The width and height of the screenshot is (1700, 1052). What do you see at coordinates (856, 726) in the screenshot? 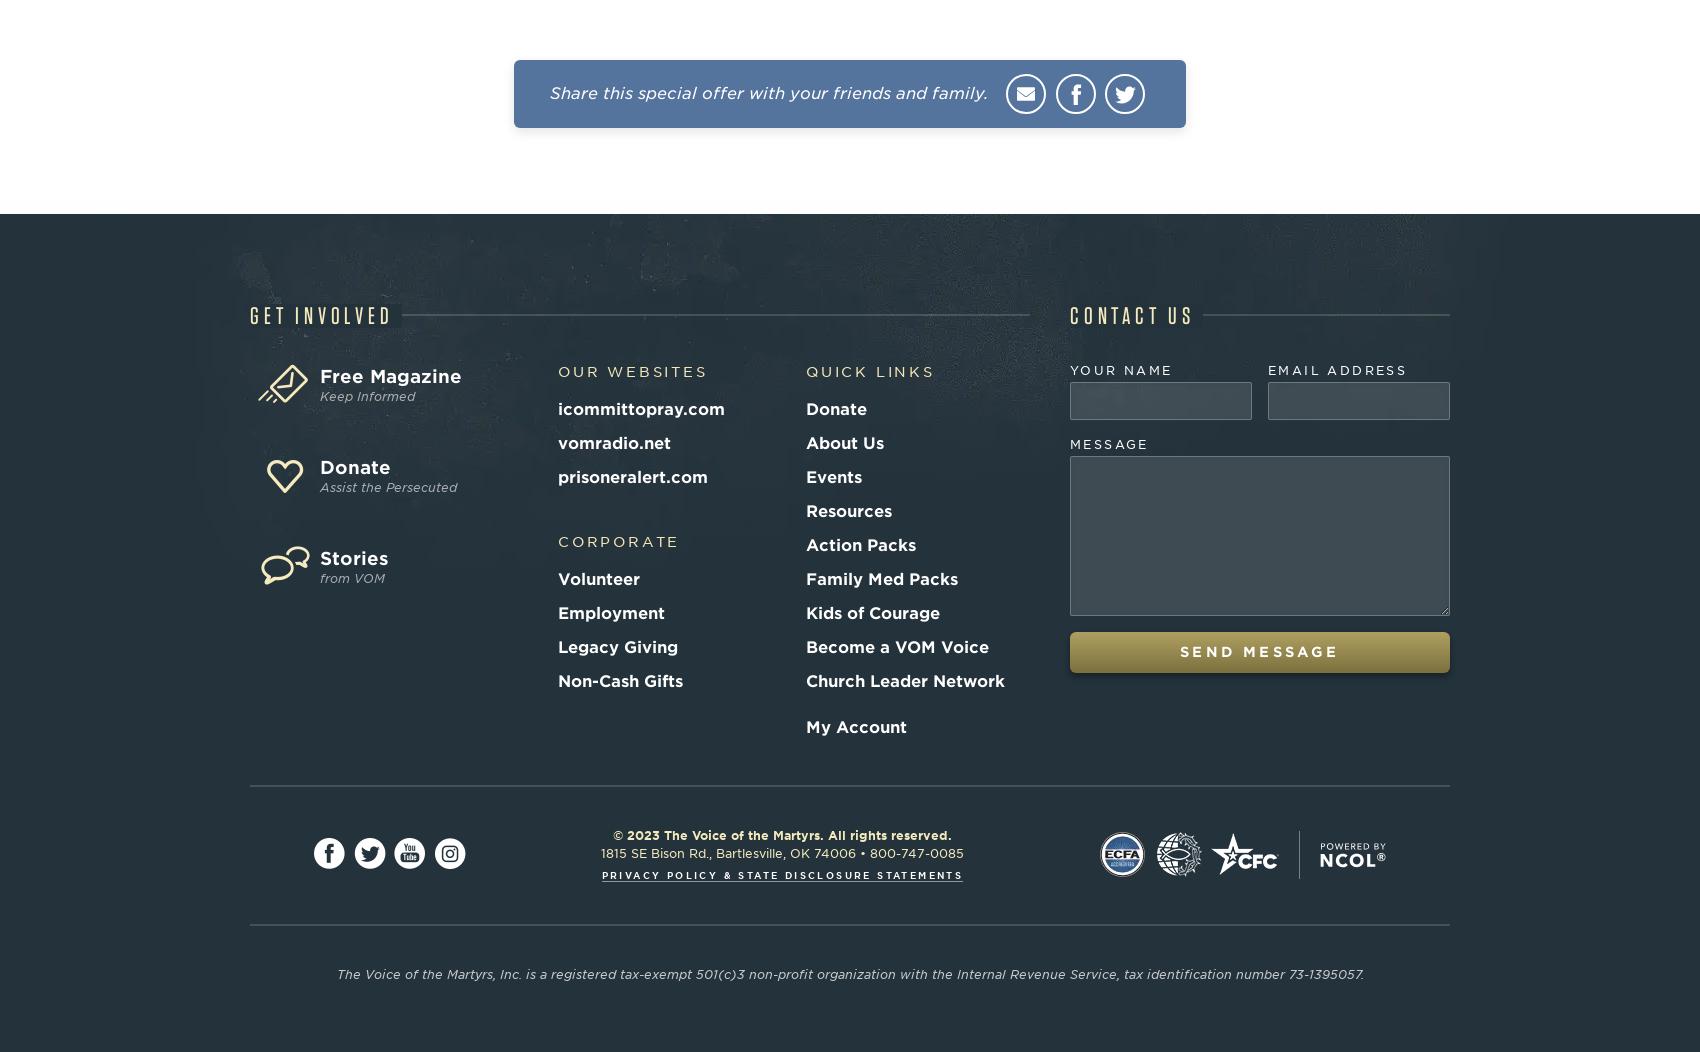
I see `'My Account'` at bounding box center [856, 726].